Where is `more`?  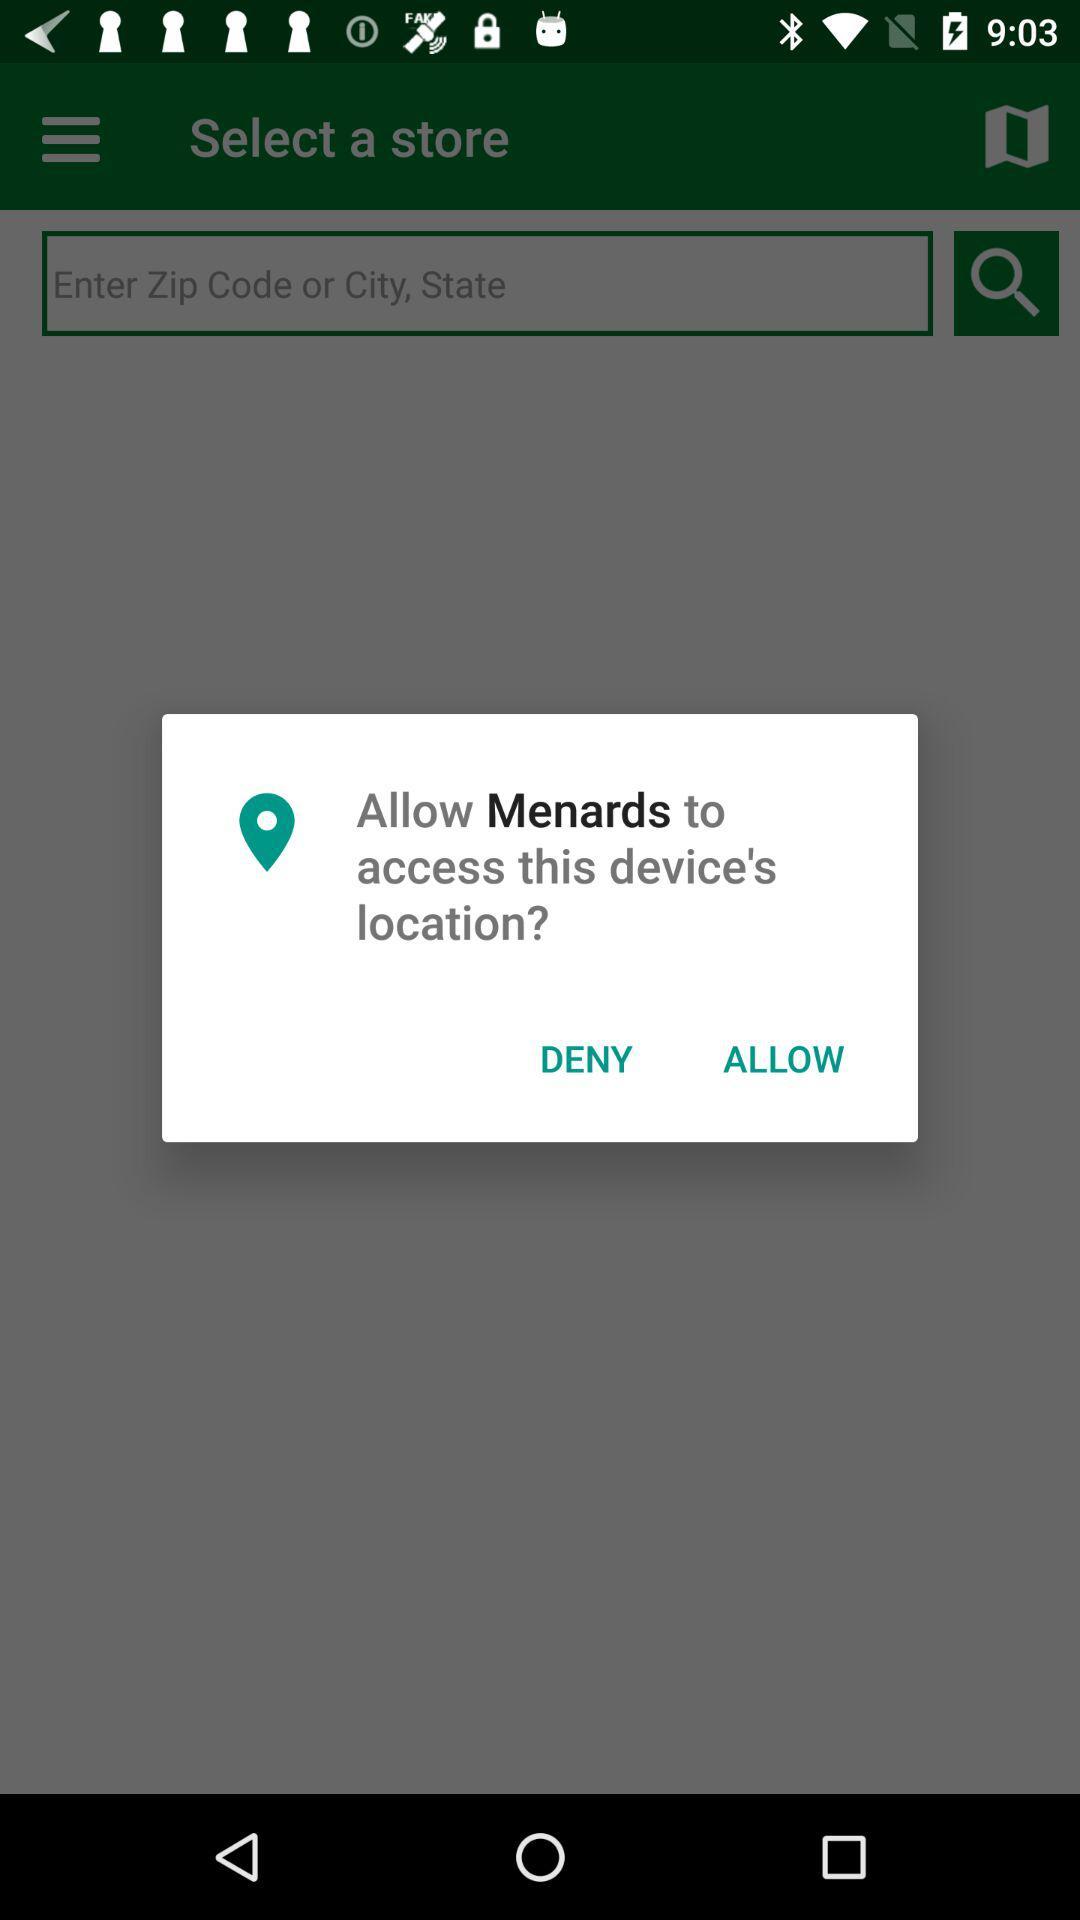
more is located at coordinates (72, 135).